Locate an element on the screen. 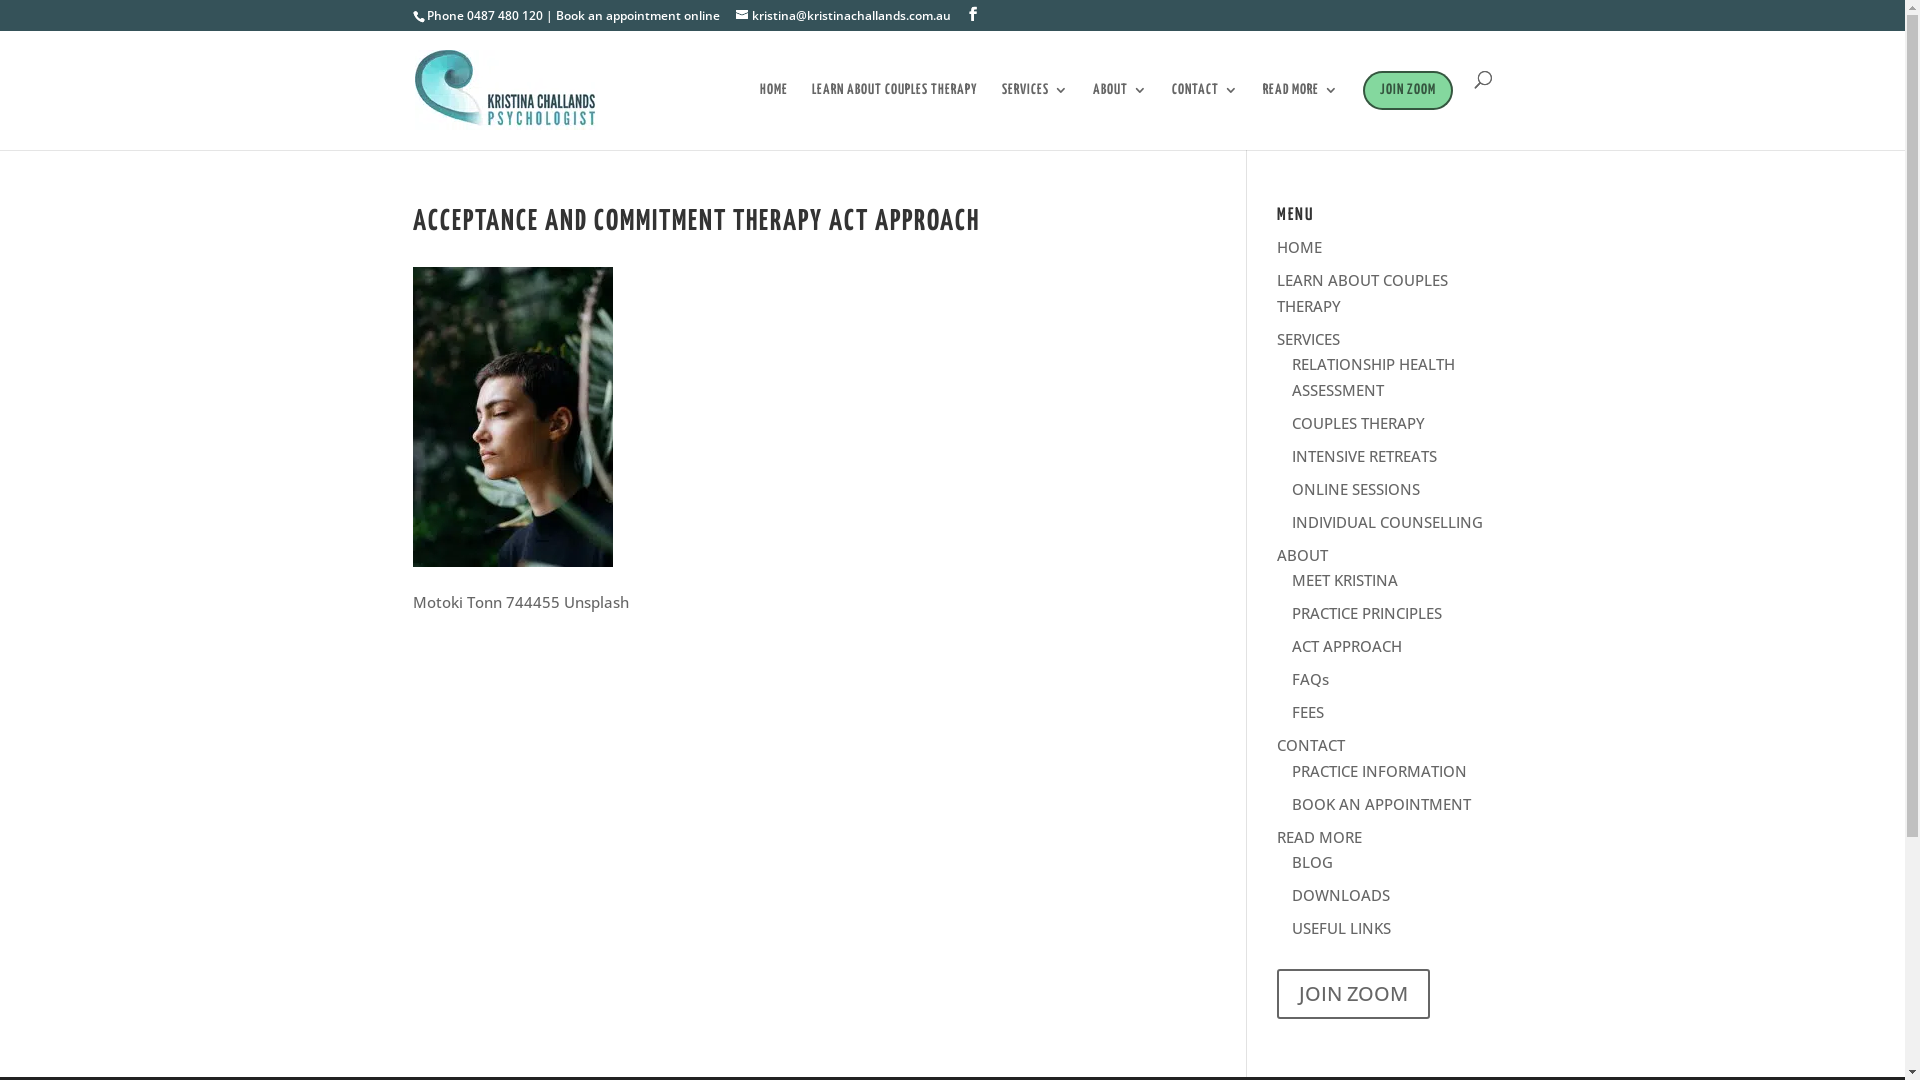 This screenshot has height=1080, width=1920. 'PRACTICE INFORMATION' is located at coordinates (1378, 769).